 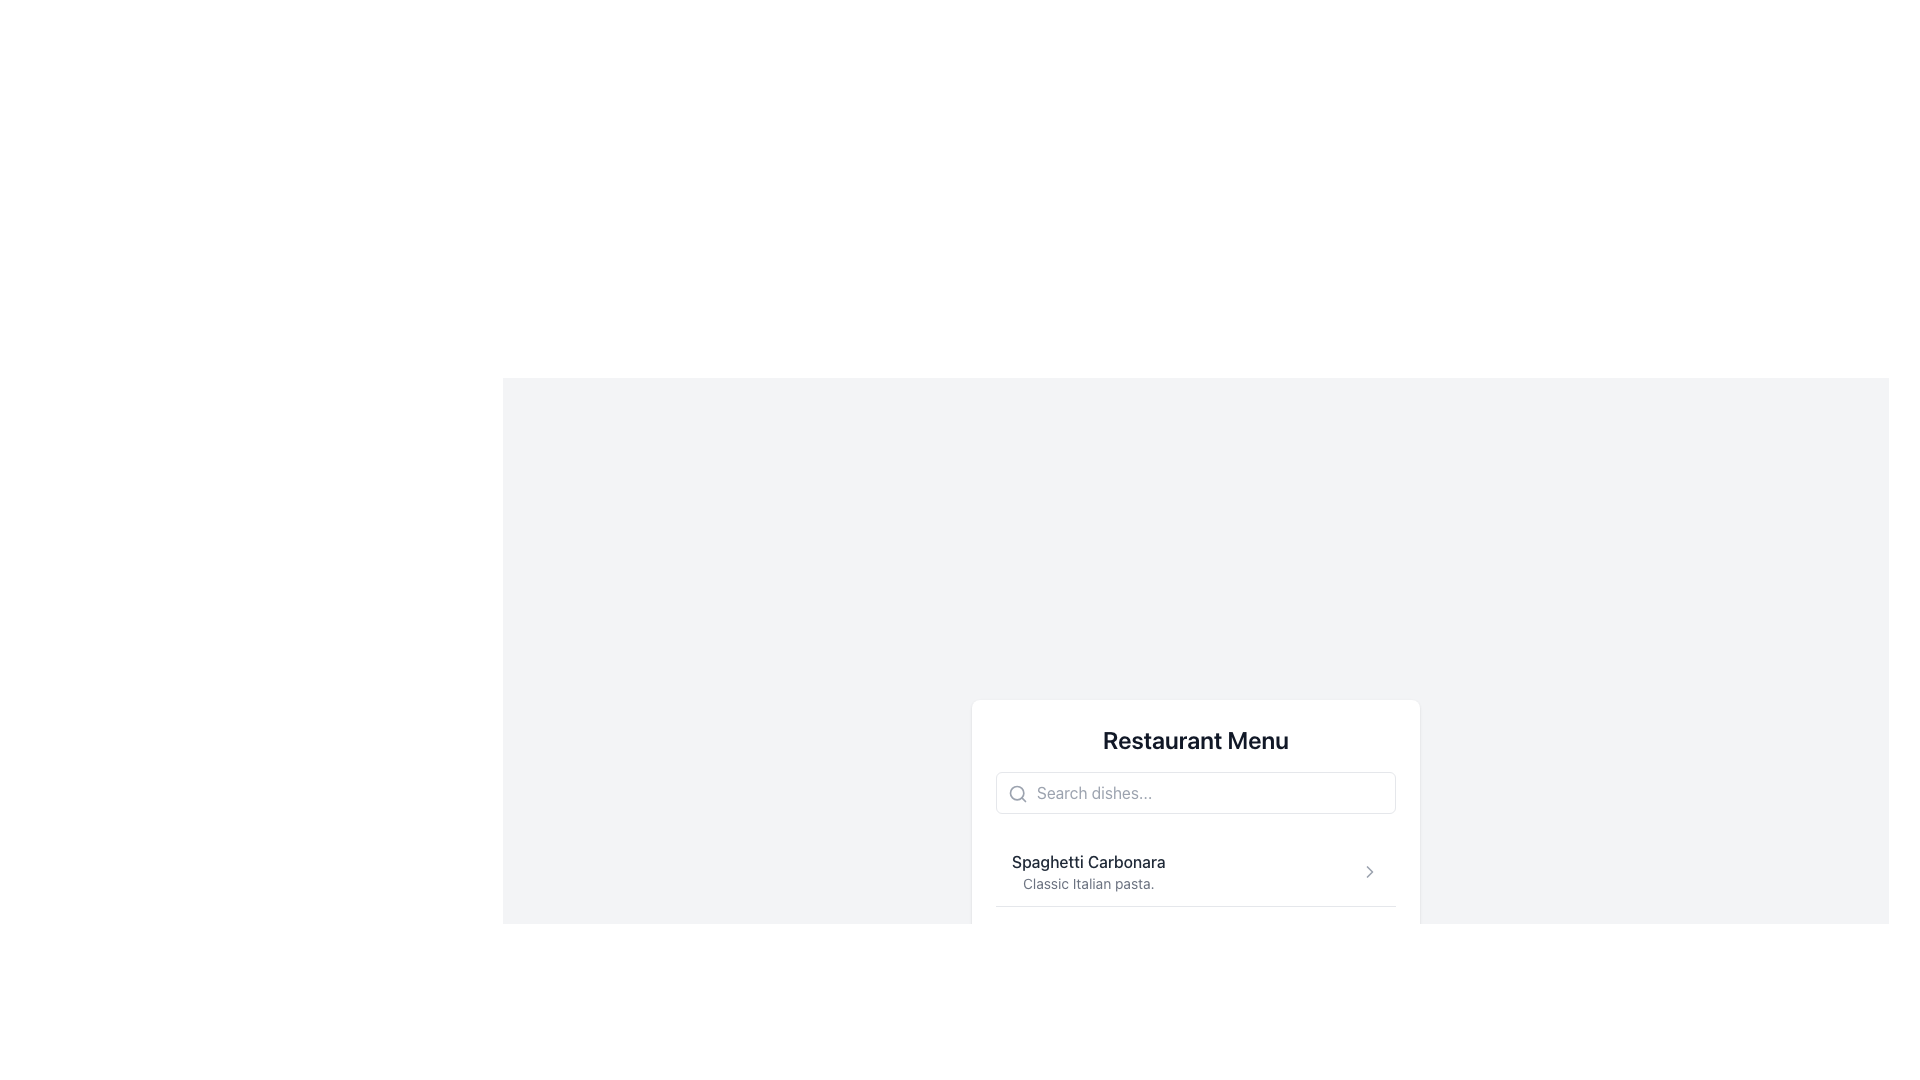 What do you see at coordinates (1017, 792) in the screenshot?
I see `the magnifying glass icon located to the left of the search input field, which indicates the search functionality` at bounding box center [1017, 792].